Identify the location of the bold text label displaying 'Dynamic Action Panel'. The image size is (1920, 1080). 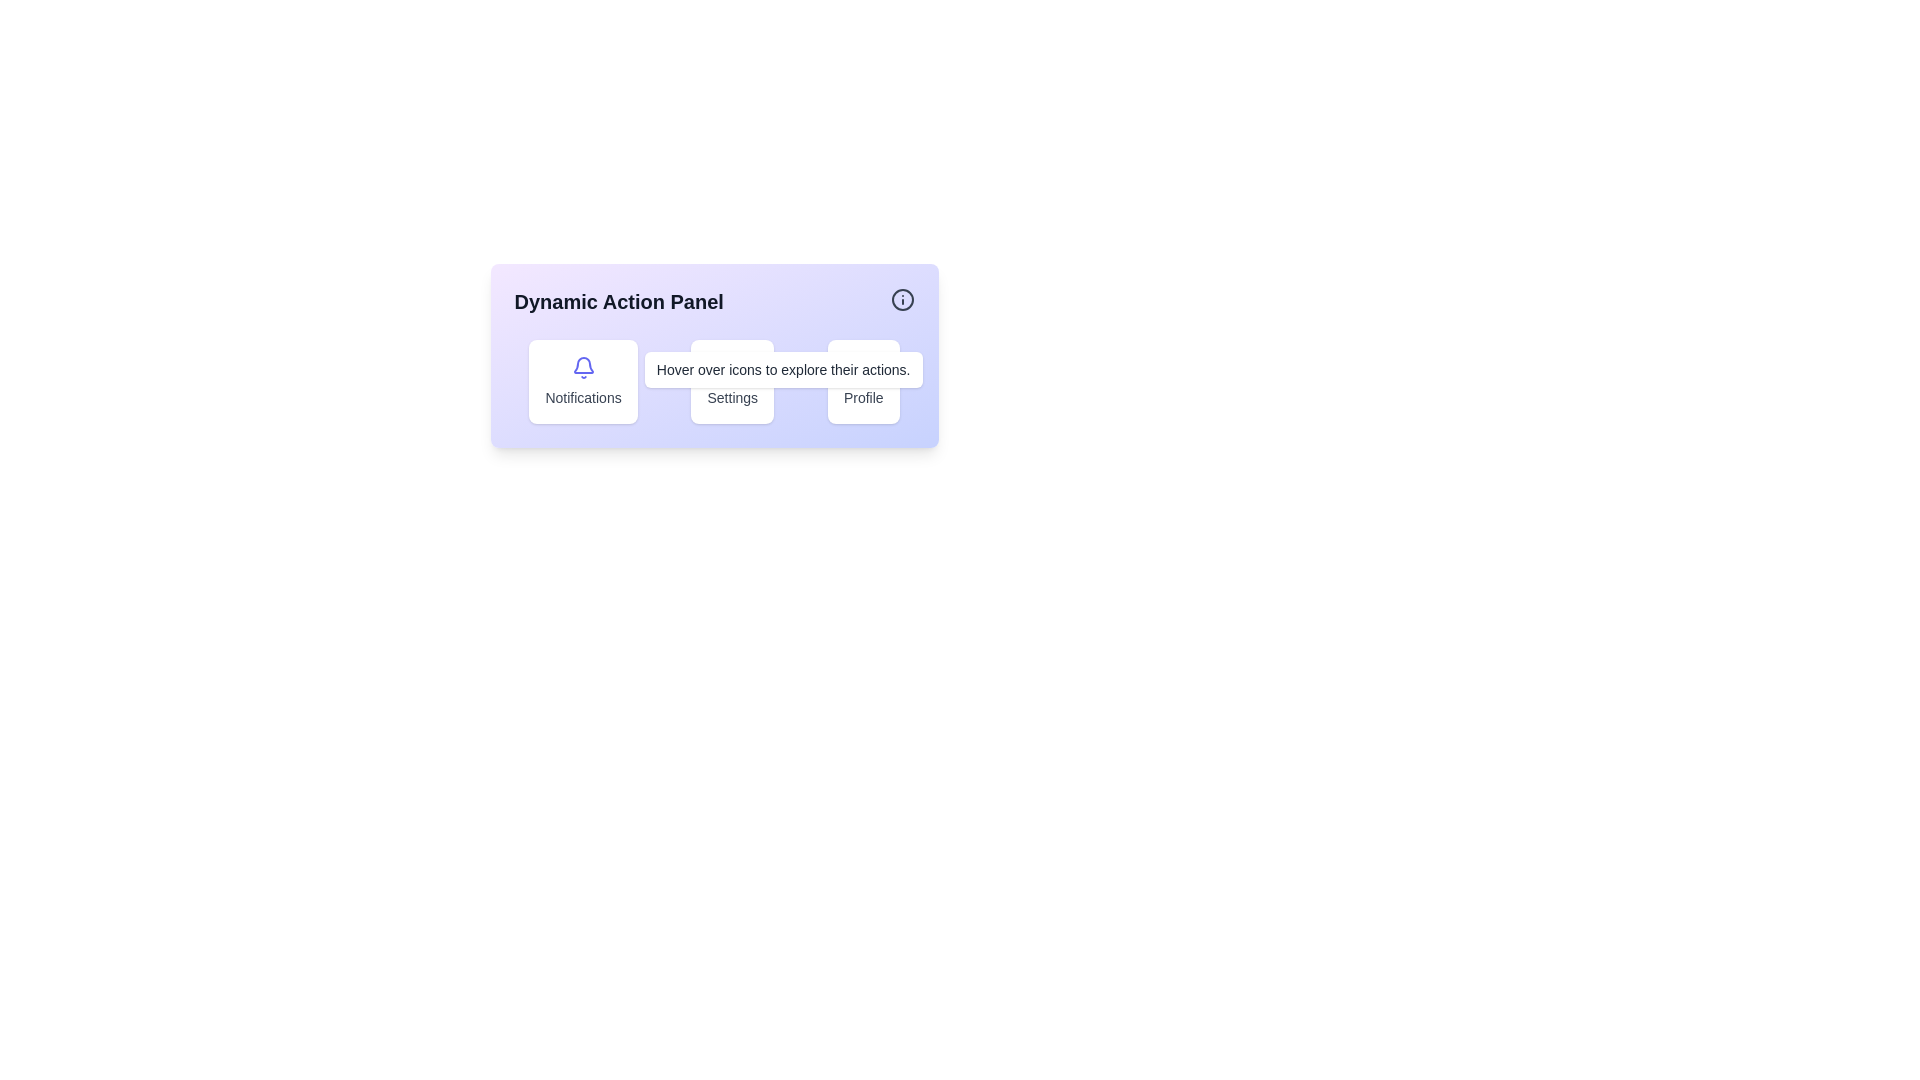
(618, 301).